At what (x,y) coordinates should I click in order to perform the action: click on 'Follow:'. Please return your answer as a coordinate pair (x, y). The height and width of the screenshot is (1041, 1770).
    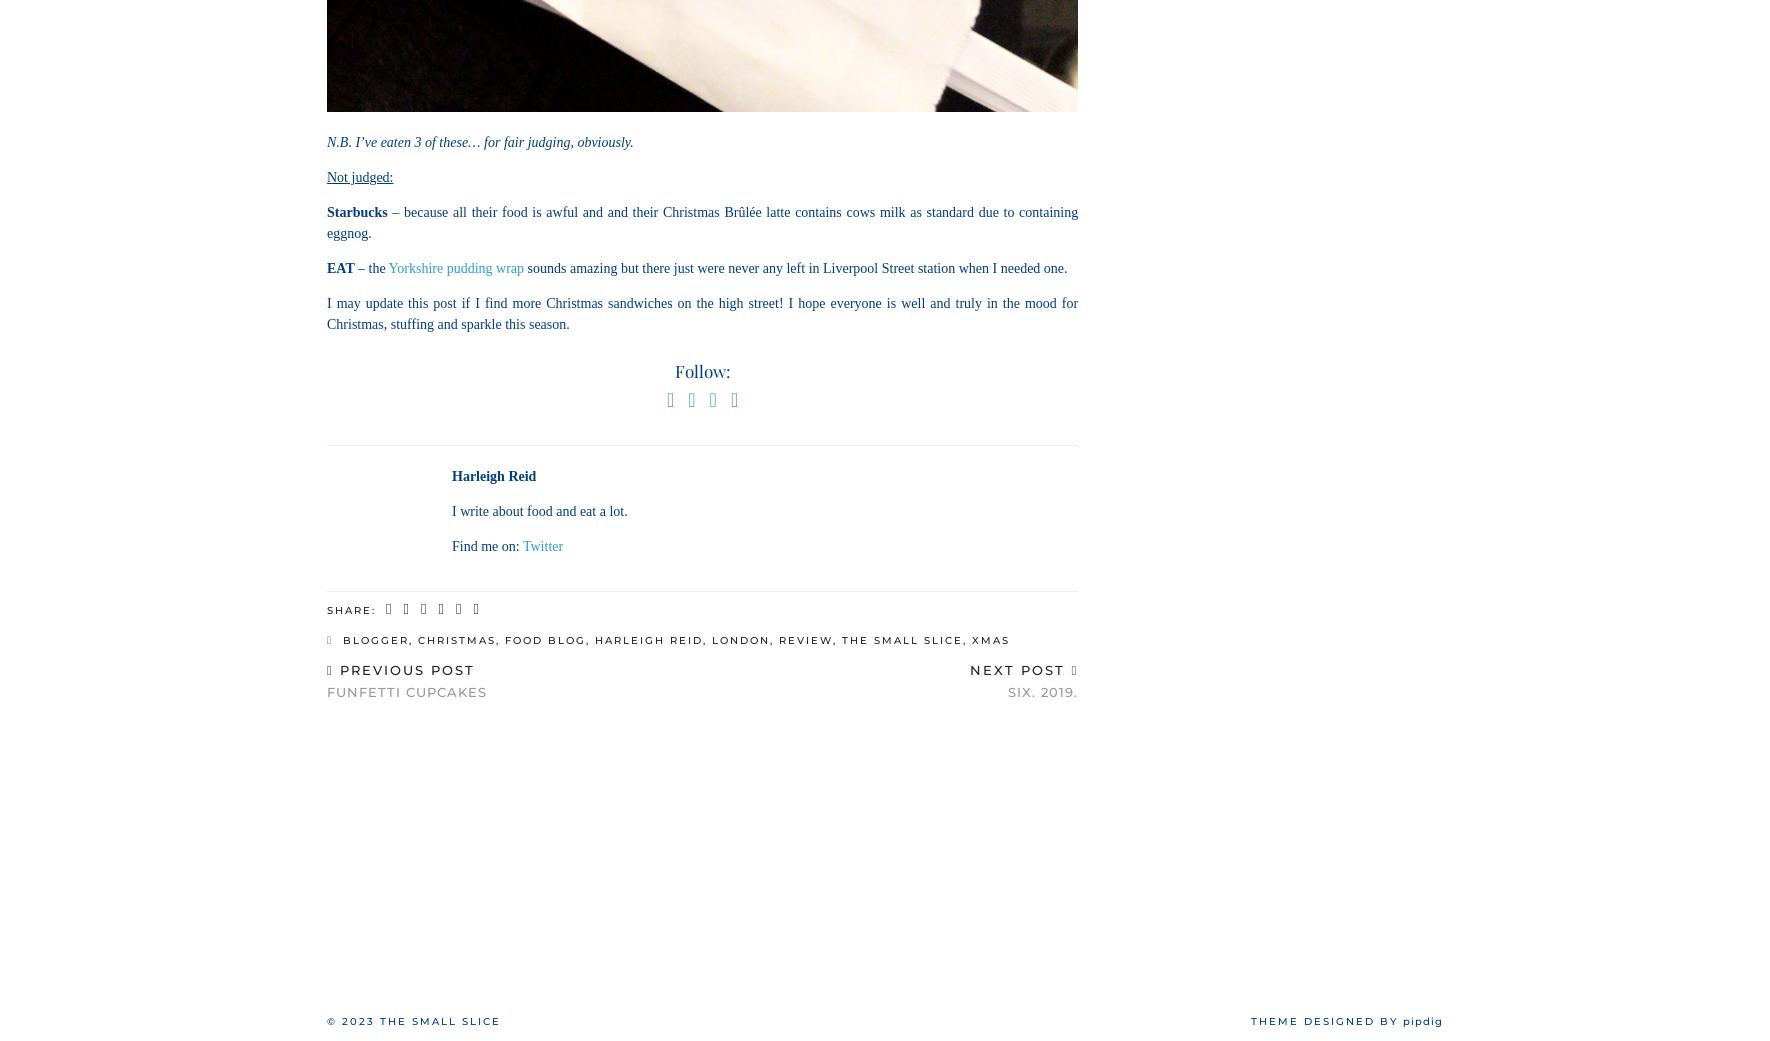
    Looking at the image, I should click on (700, 369).